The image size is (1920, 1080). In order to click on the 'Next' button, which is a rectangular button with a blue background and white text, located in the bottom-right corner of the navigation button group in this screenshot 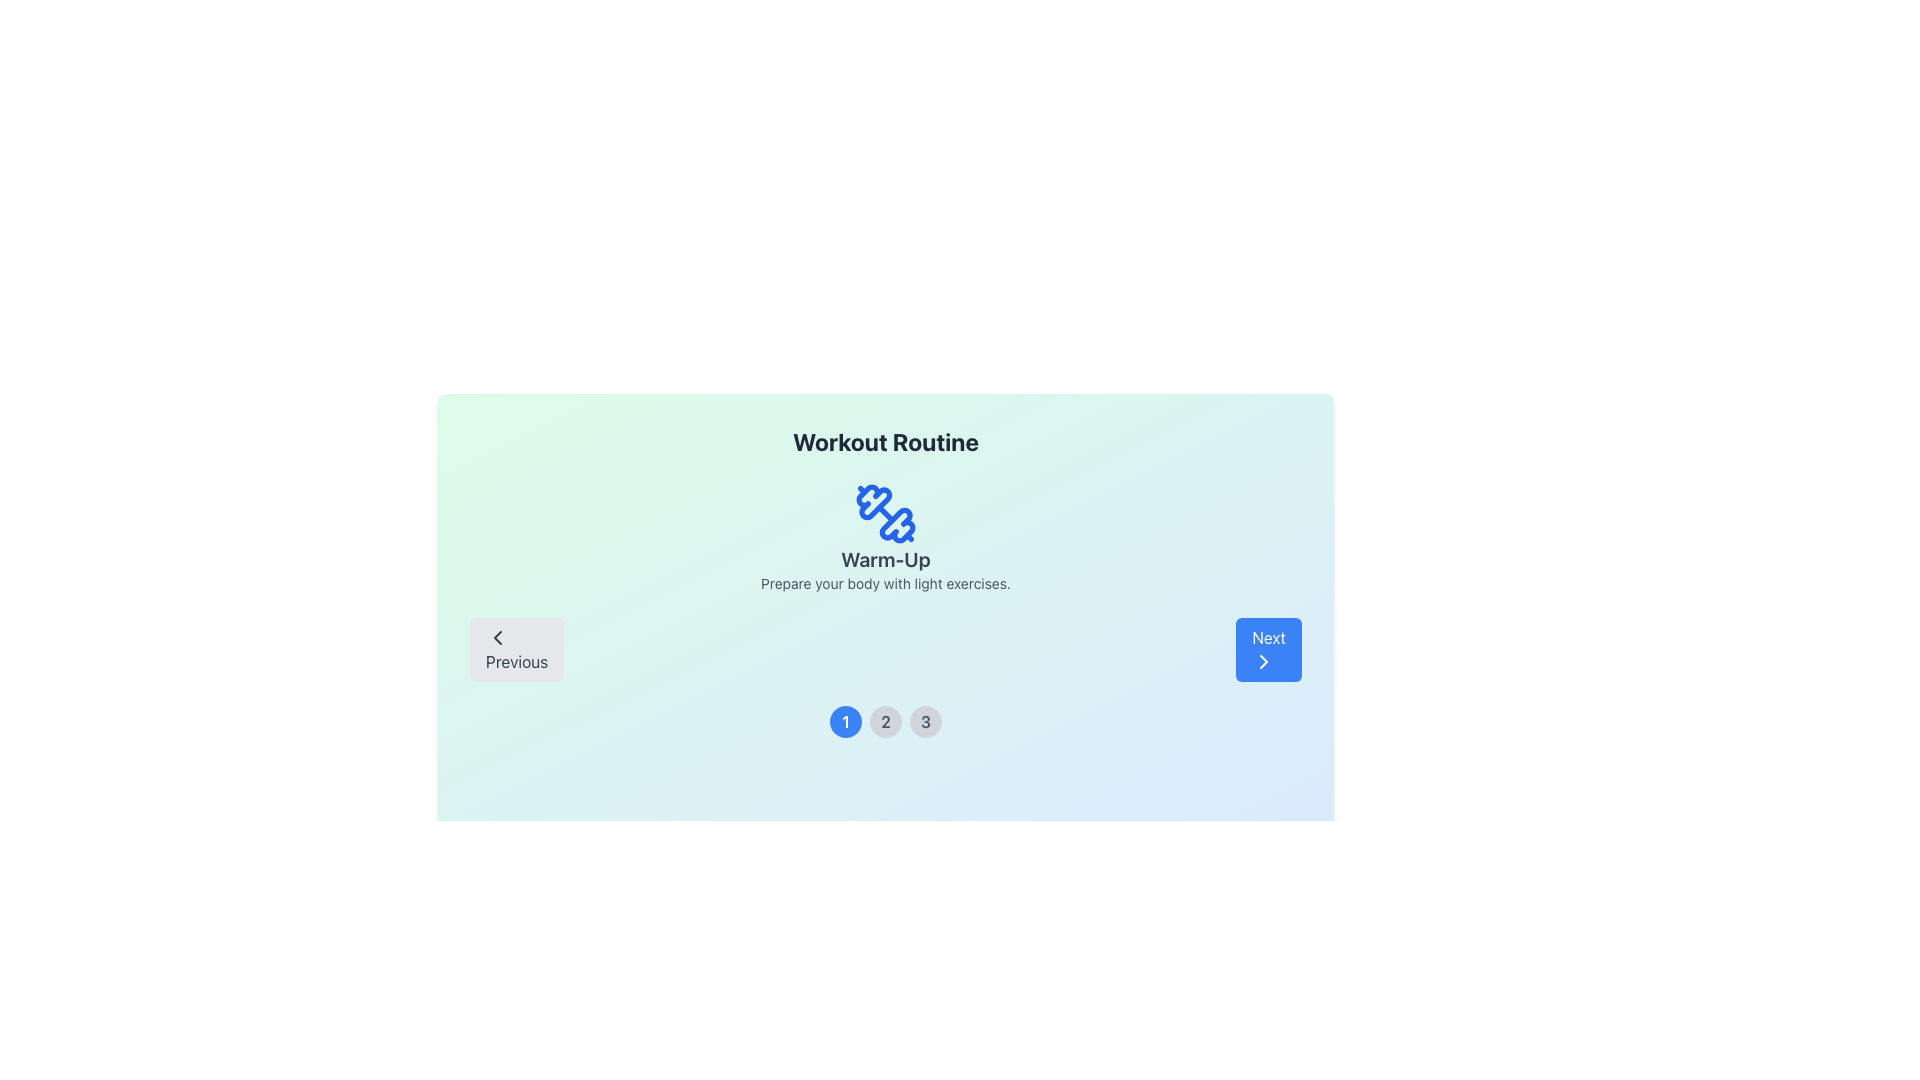, I will do `click(1267, 650)`.